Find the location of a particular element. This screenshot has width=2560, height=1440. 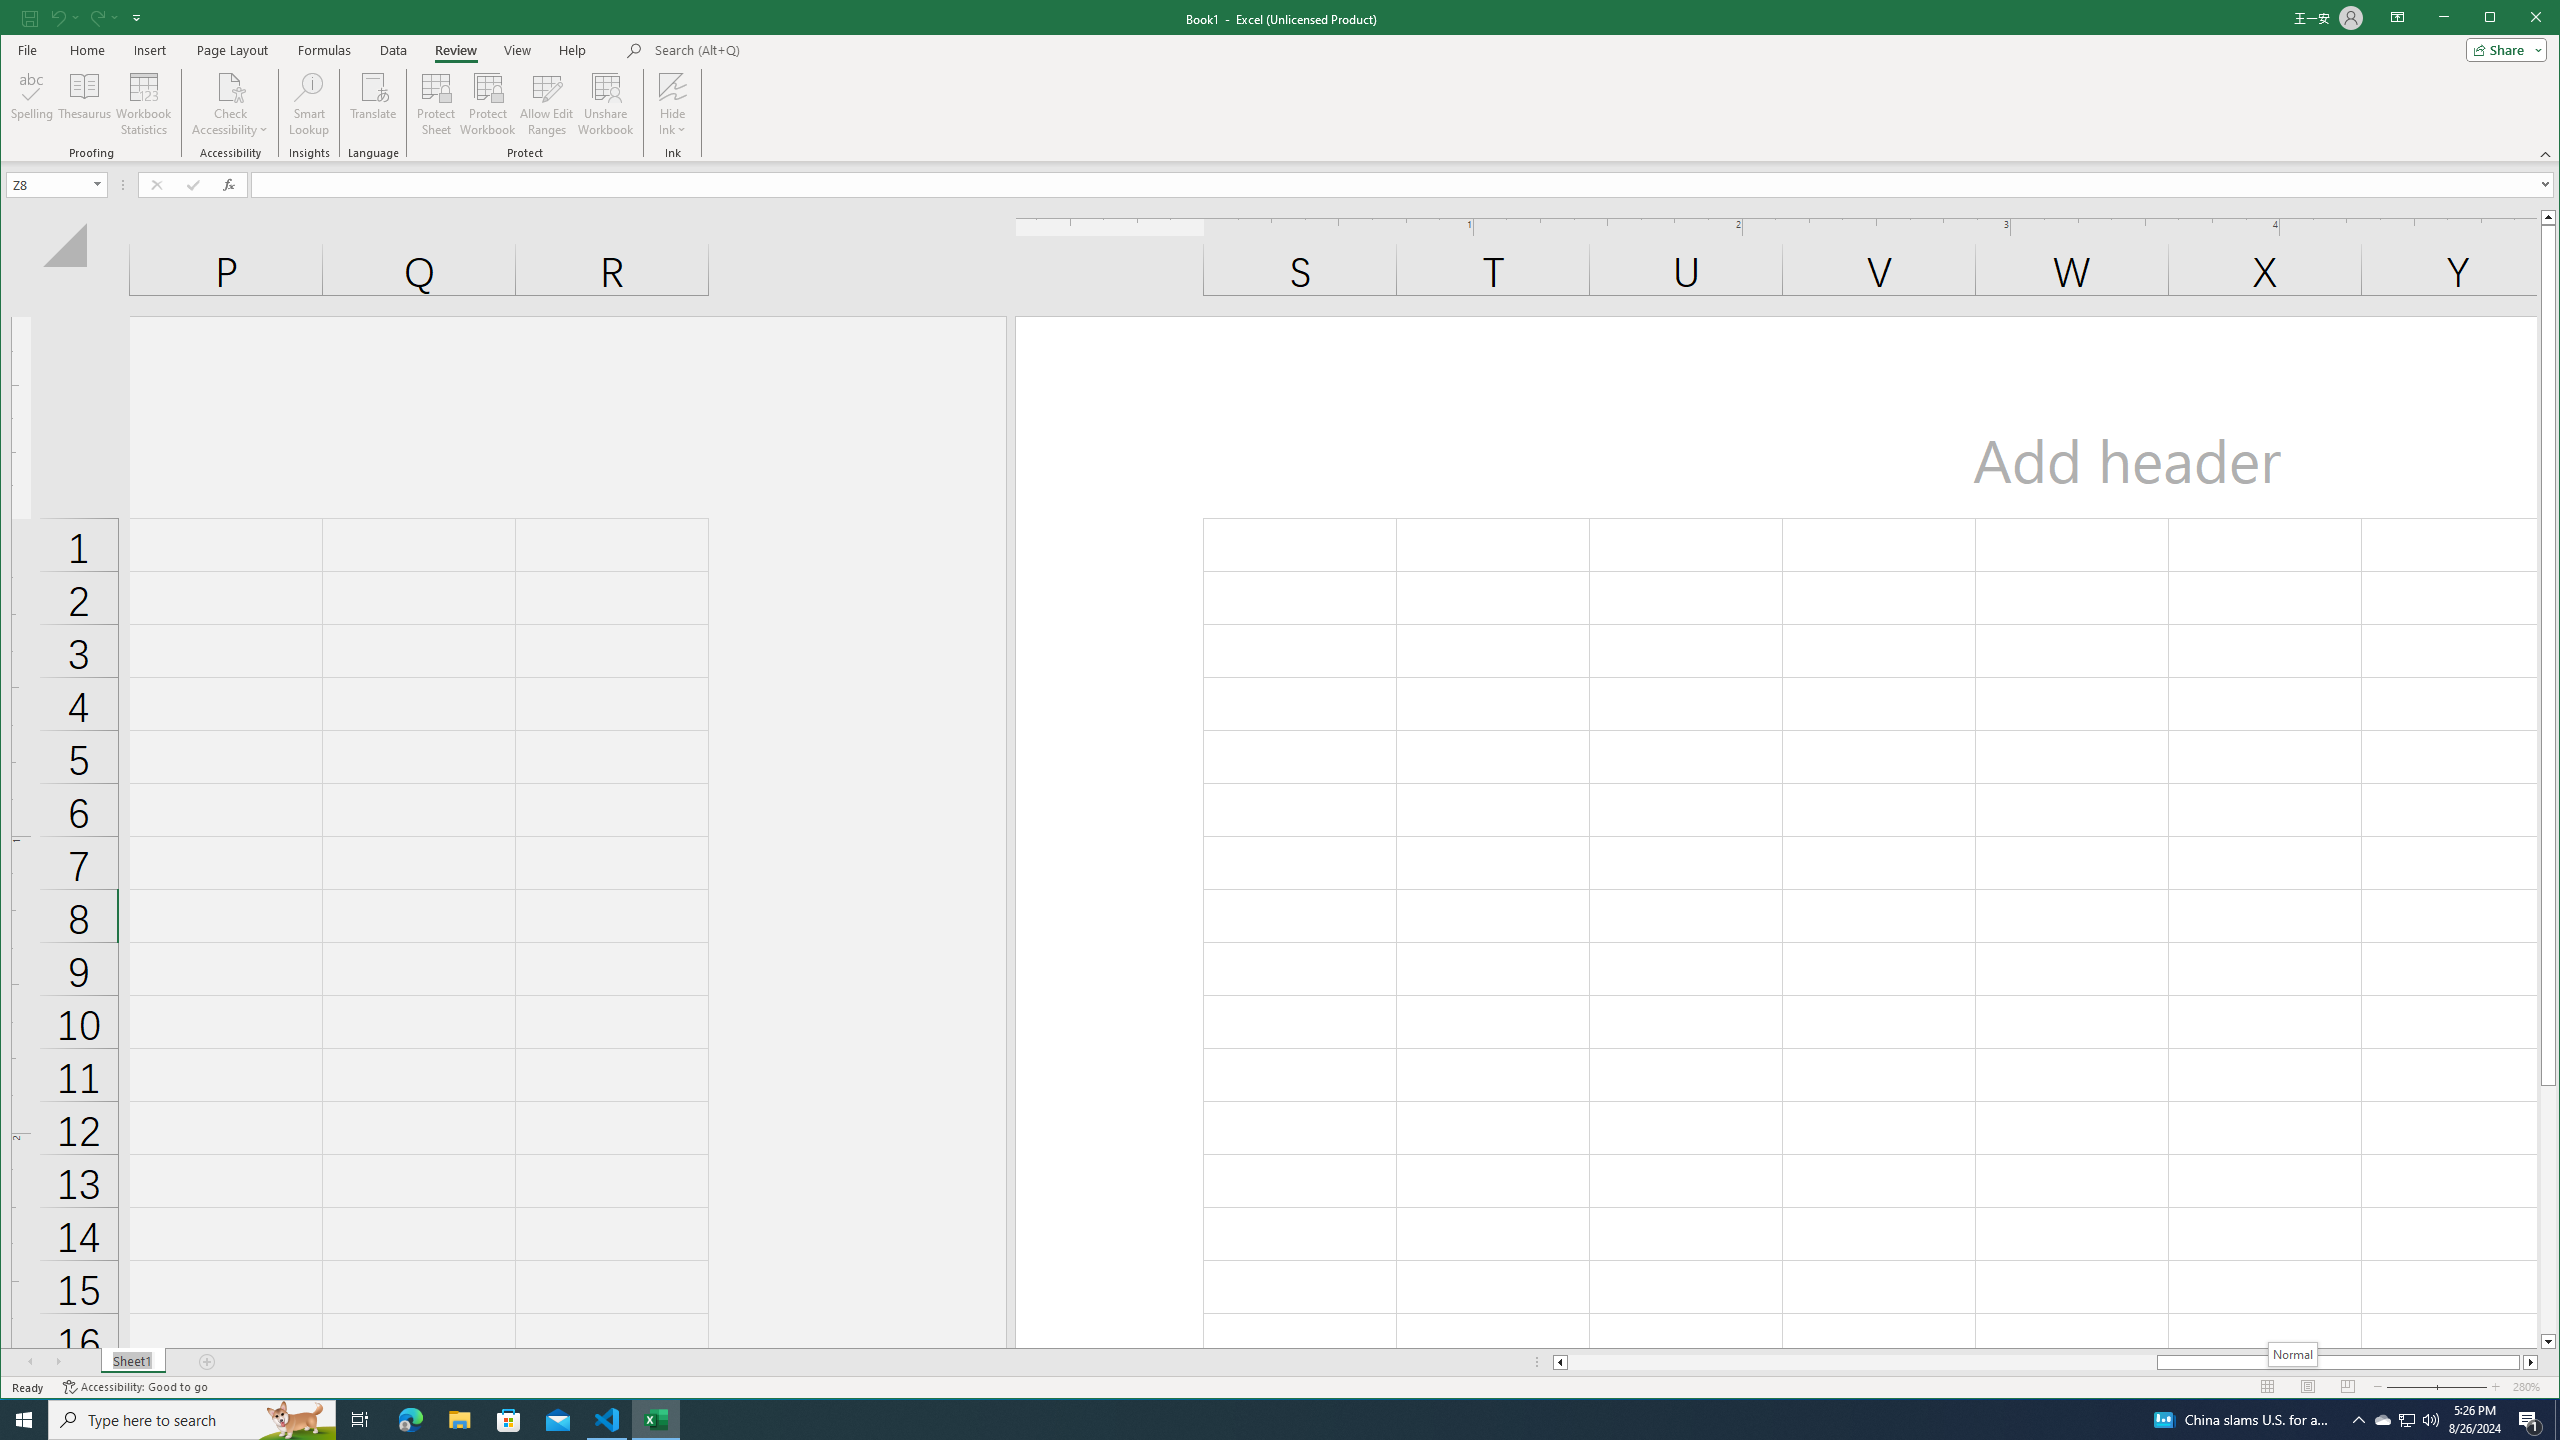

'Unshare Workbook' is located at coordinates (604, 103).